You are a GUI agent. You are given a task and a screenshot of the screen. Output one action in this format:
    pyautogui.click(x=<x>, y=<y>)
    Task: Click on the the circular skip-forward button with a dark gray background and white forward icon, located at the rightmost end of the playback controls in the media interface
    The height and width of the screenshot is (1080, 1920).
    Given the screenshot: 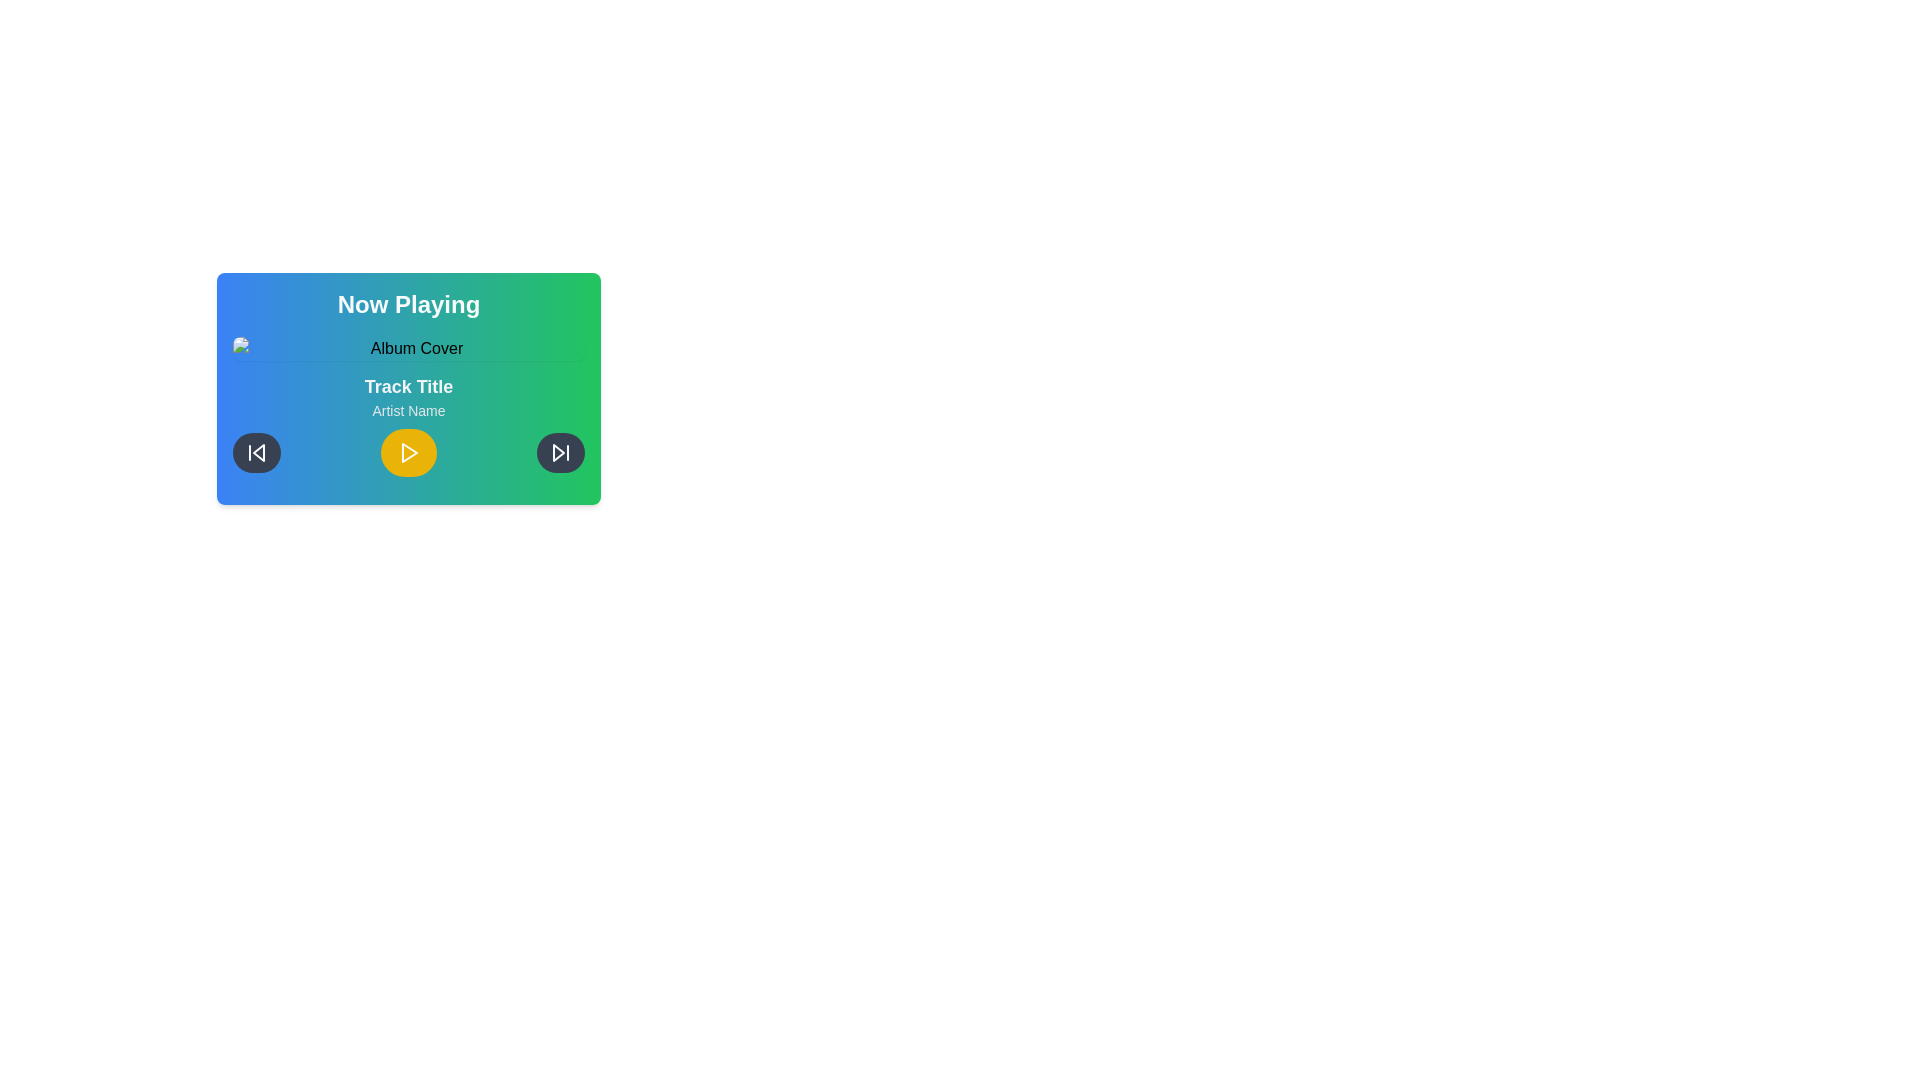 What is the action you would take?
    pyautogui.click(x=560, y=452)
    